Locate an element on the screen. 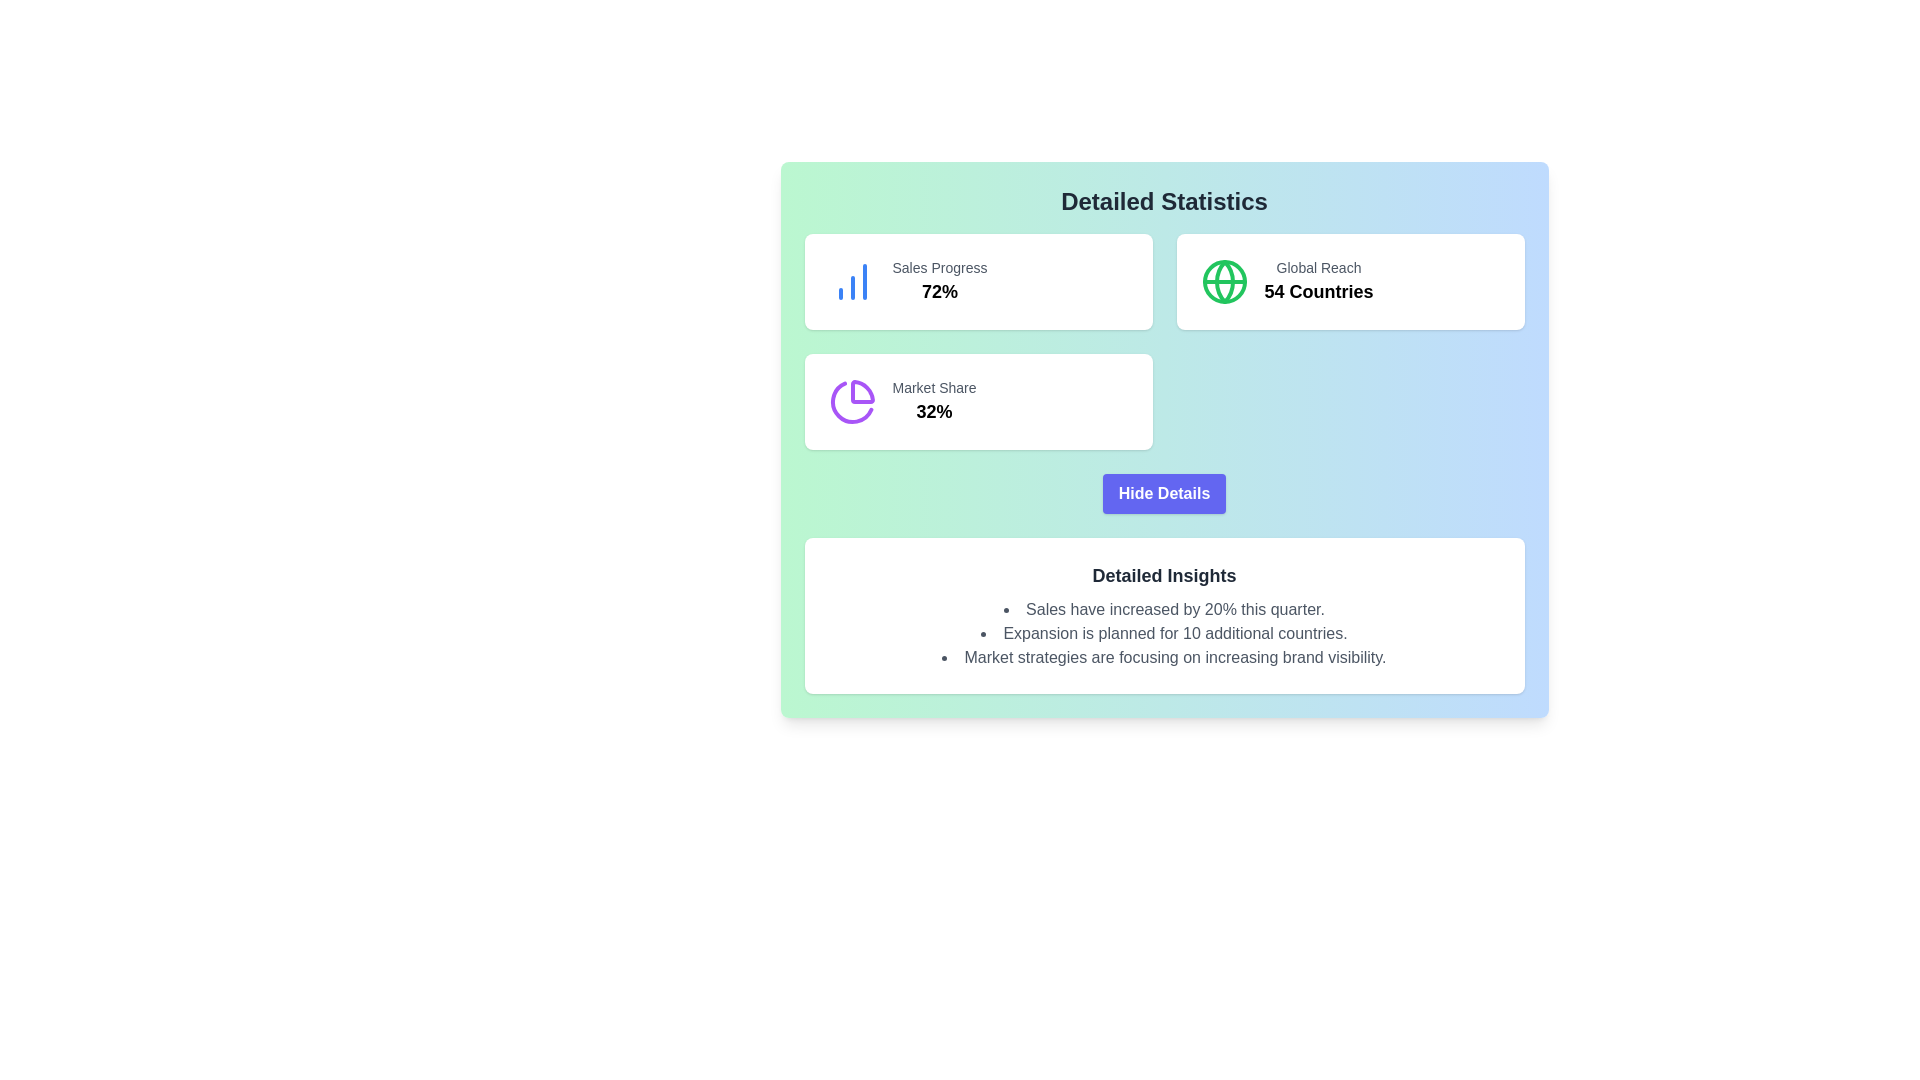  the innermost SVG Circle element of the globe icon located in the top right quadrant of the 'Detailed Statistics' section, which enhances the visual communication of the concept of global reach is located at coordinates (1223, 281).